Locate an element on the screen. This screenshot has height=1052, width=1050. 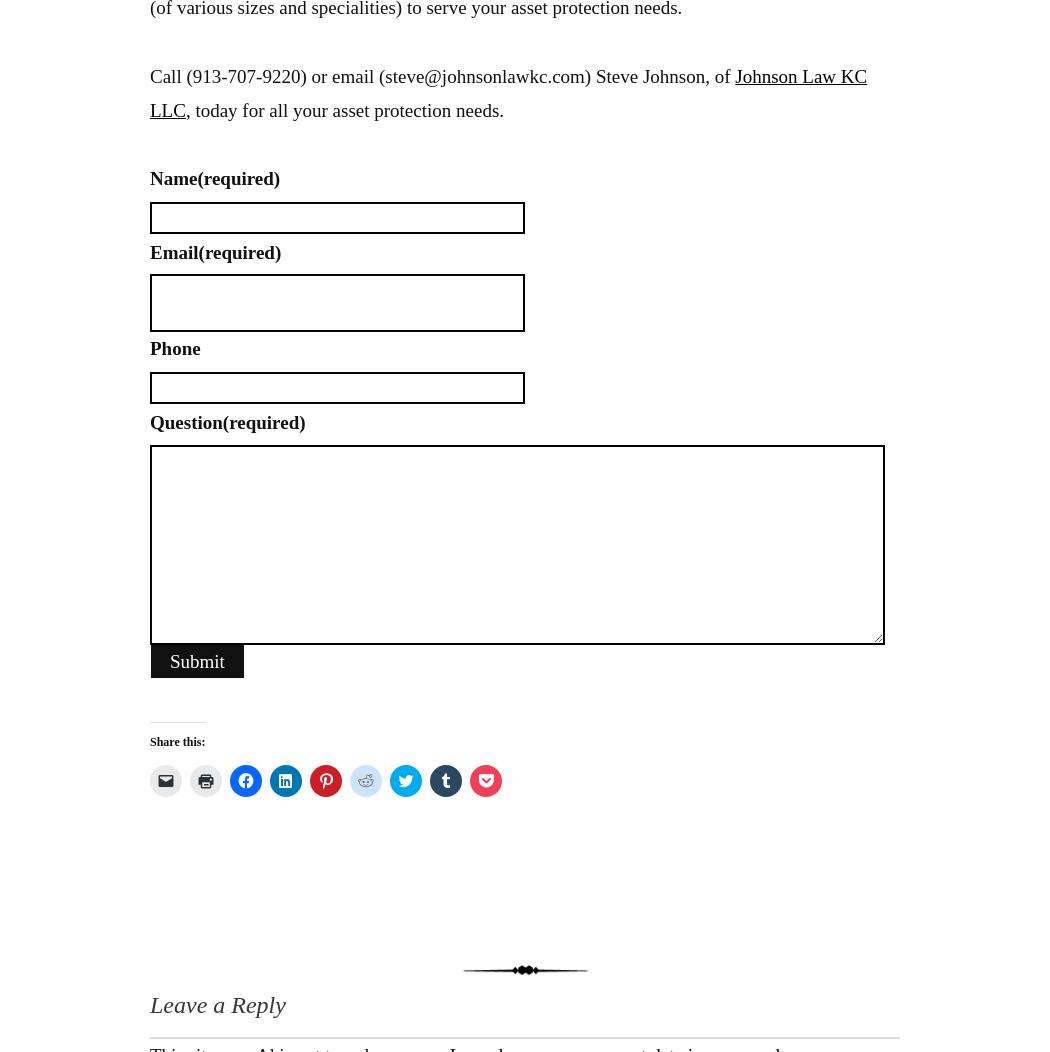
'Email' is located at coordinates (173, 250).